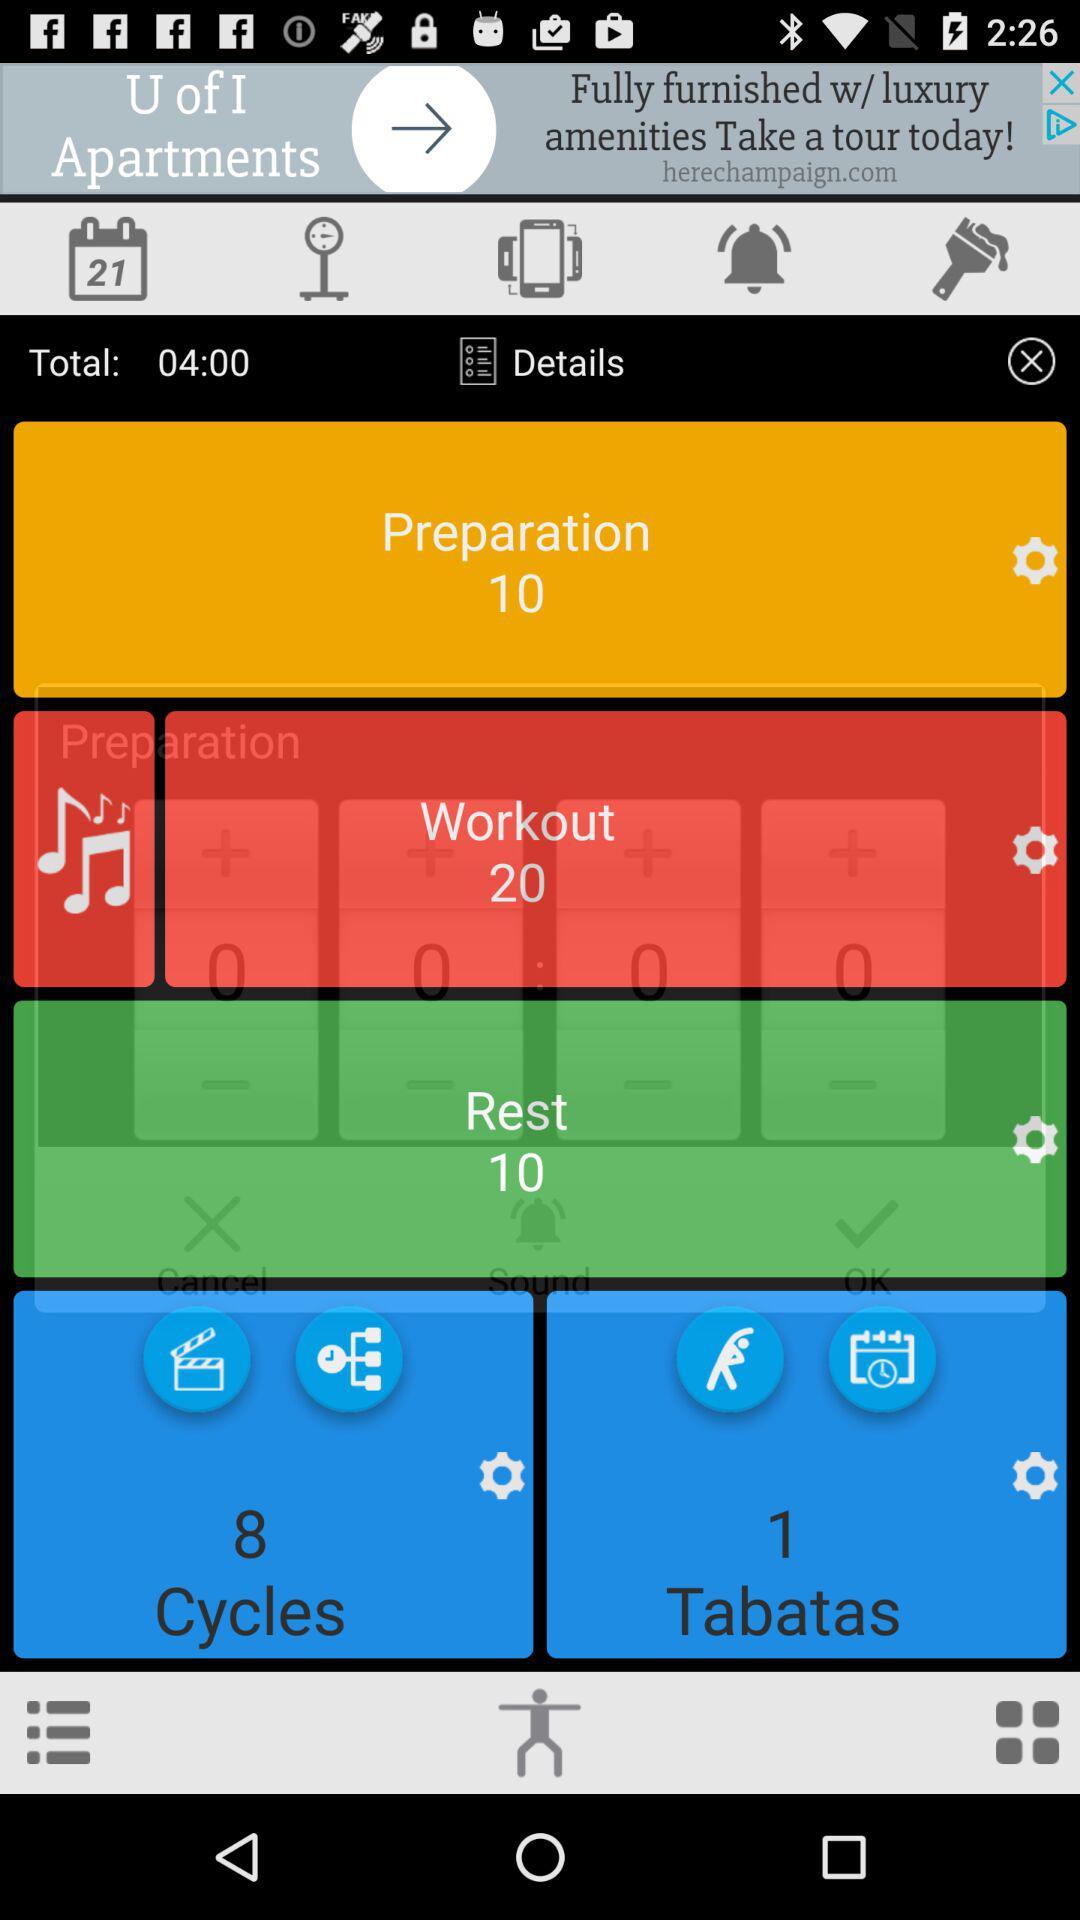 The image size is (1080, 1920). What do you see at coordinates (881, 1462) in the screenshot?
I see `the date_range icon` at bounding box center [881, 1462].